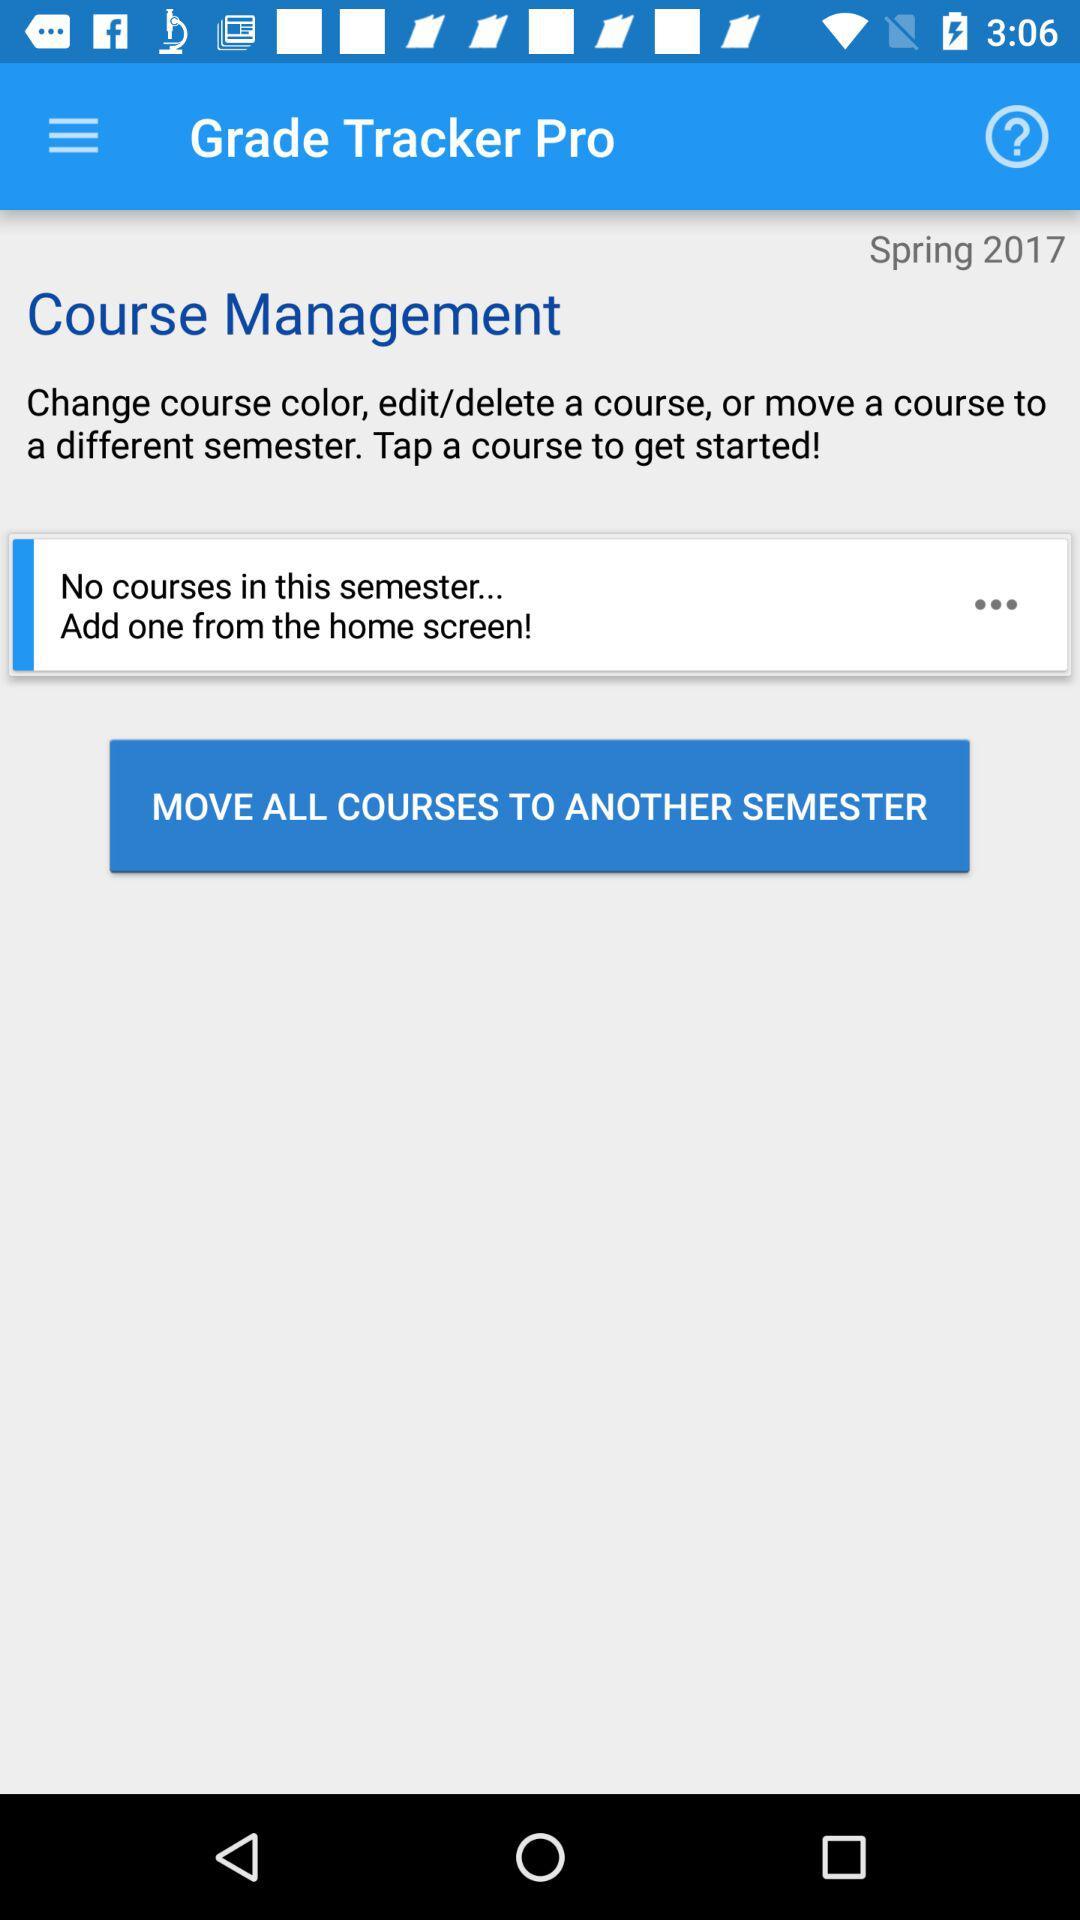 The width and height of the screenshot is (1080, 1920). Describe the element at coordinates (538, 805) in the screenshot. I see `icon below no courses in` at that location.